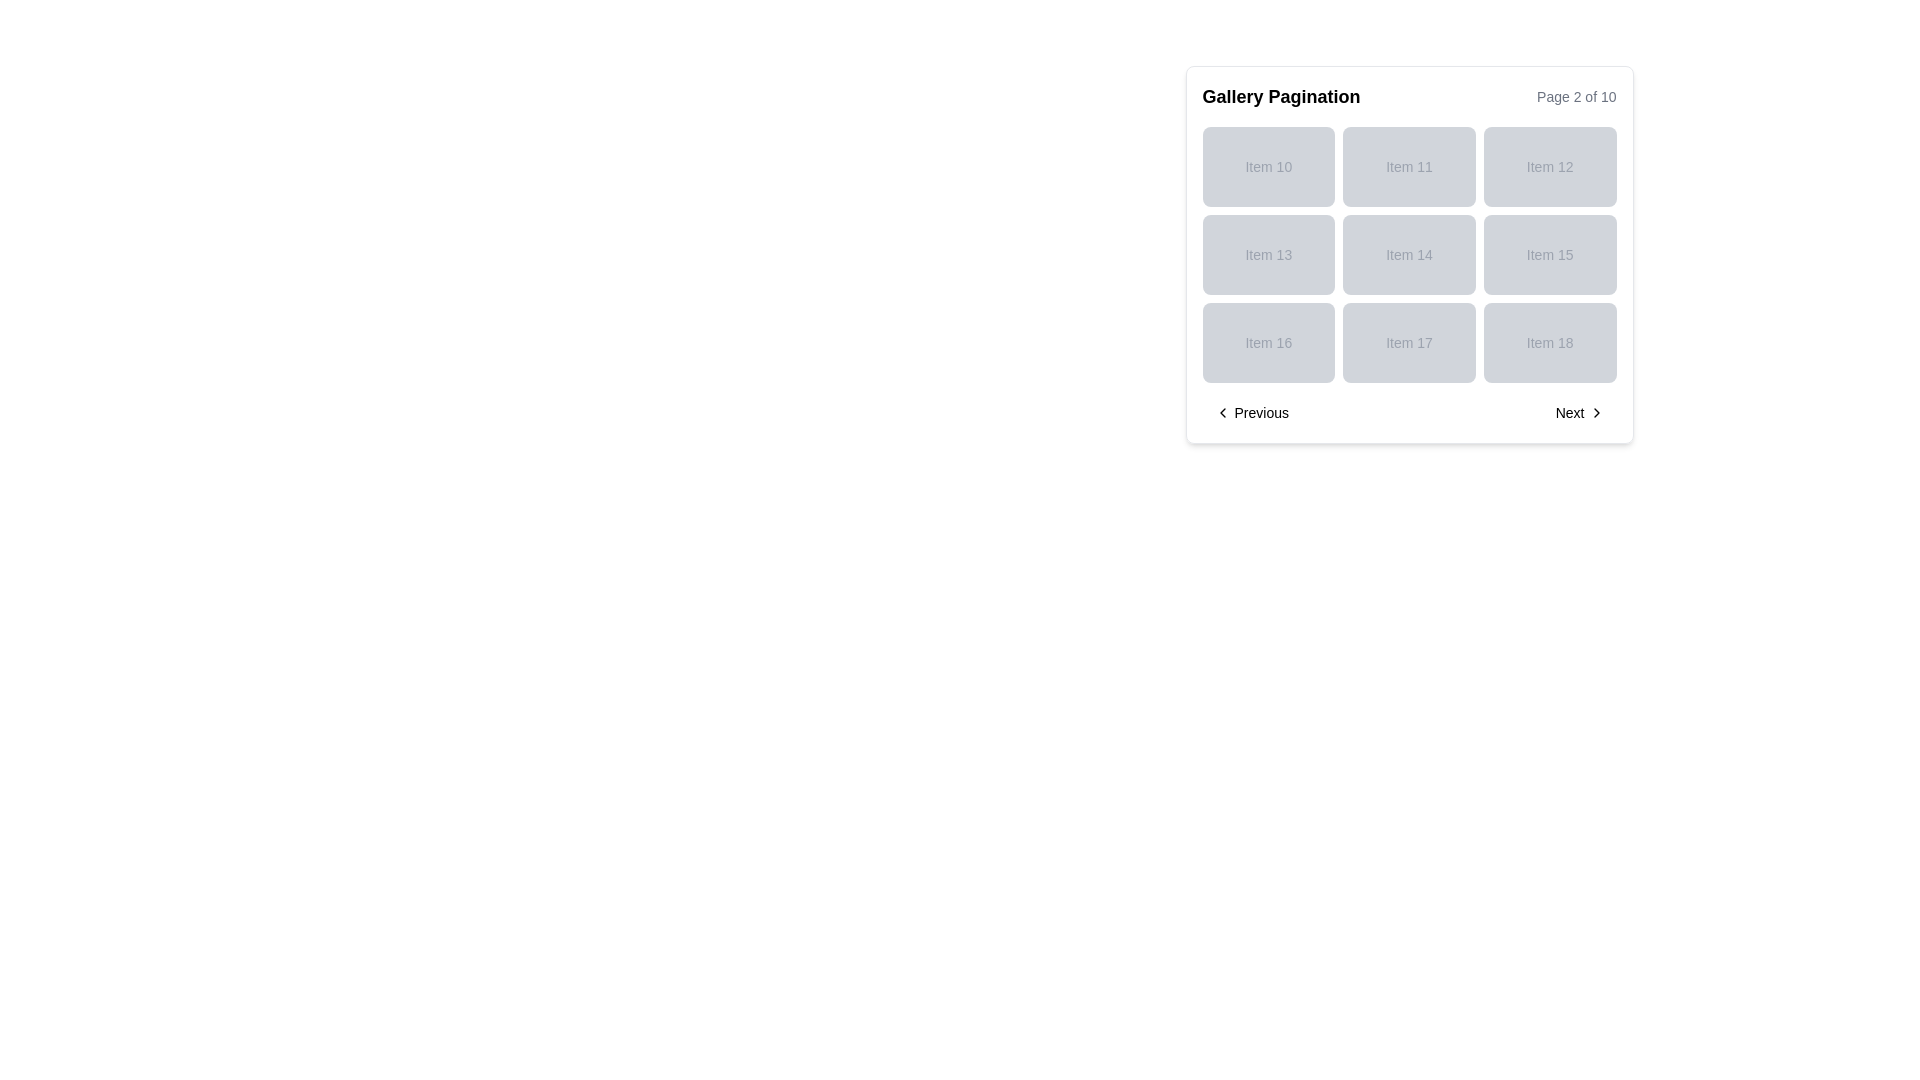 This screenshot has width=1920, height=1080. Describe the element at coordinates (1221, 411) in the screenshot. I see `the Chevron icon pointing left, which is located next to the 'Previous' label in the pagination navigation at the bottom-left corner` at that location.